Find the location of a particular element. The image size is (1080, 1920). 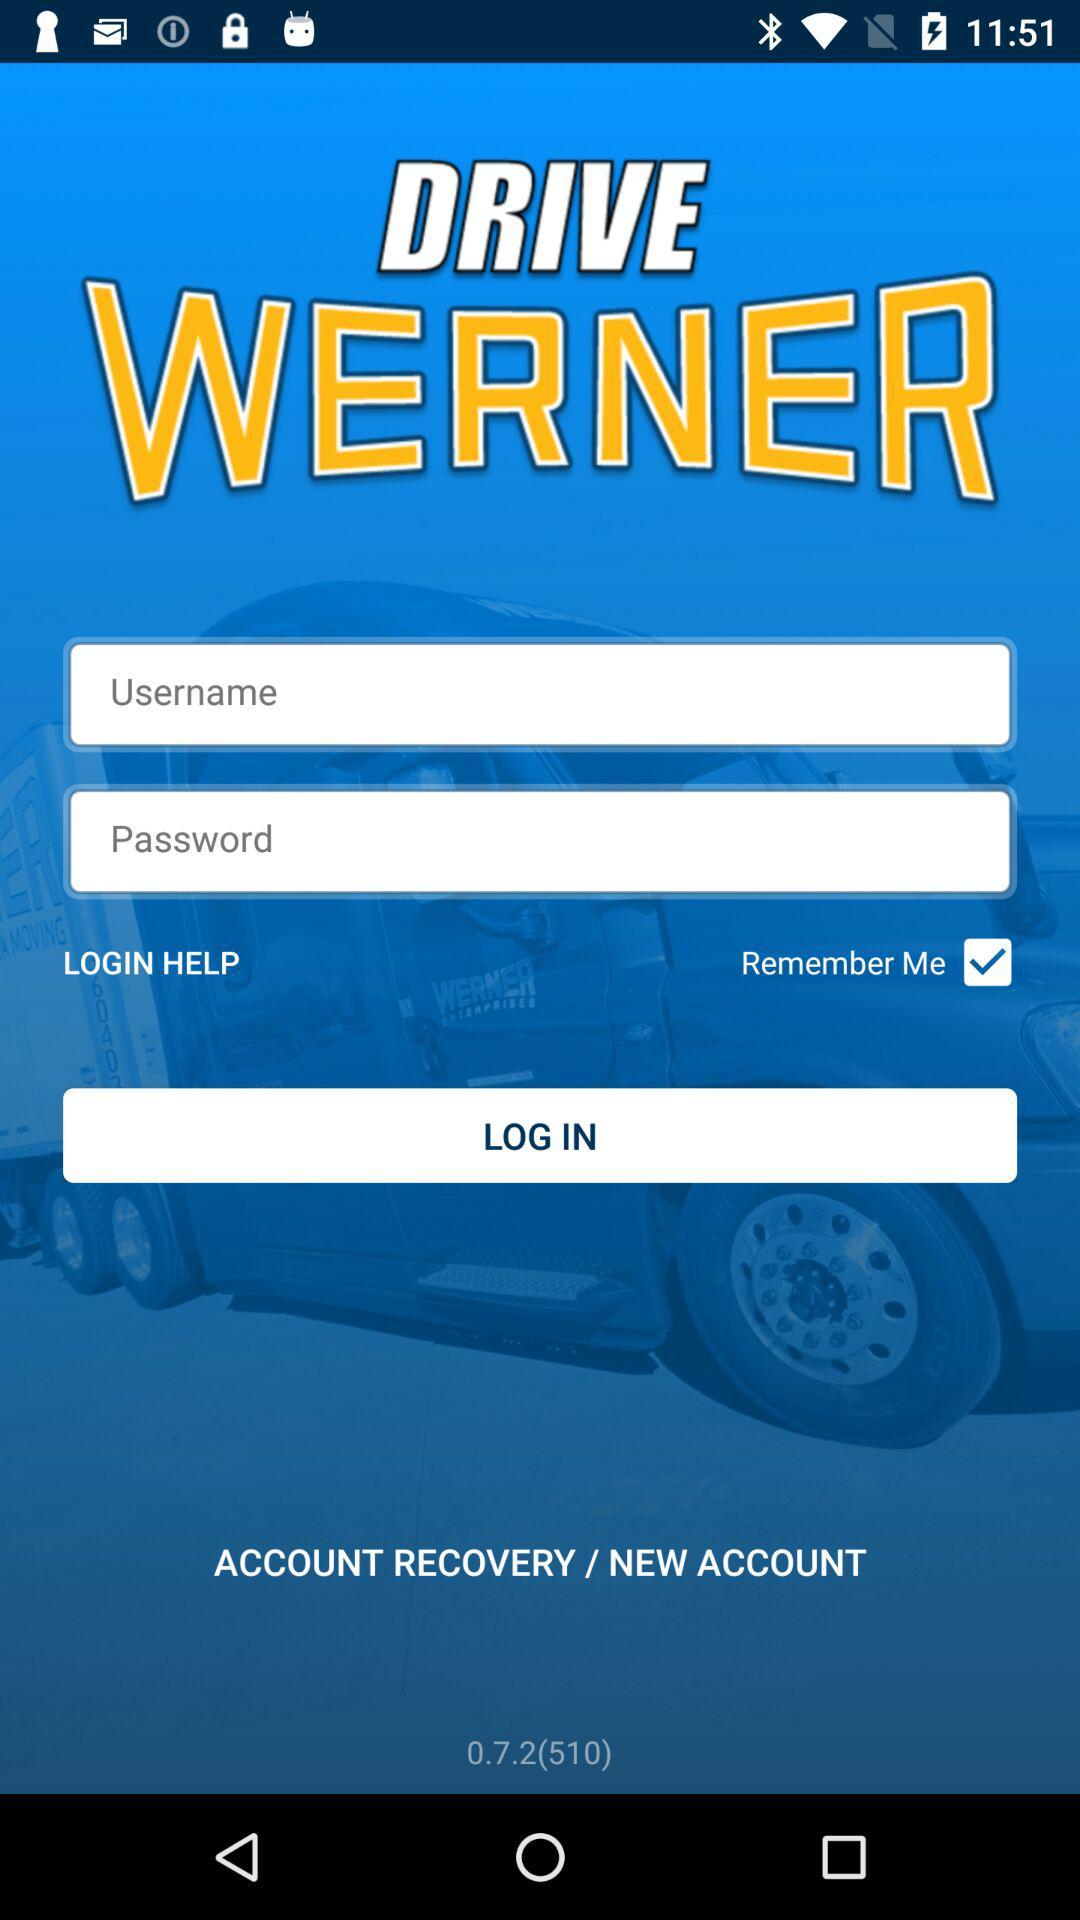

the log in item is located at coordinates (540, 1135).